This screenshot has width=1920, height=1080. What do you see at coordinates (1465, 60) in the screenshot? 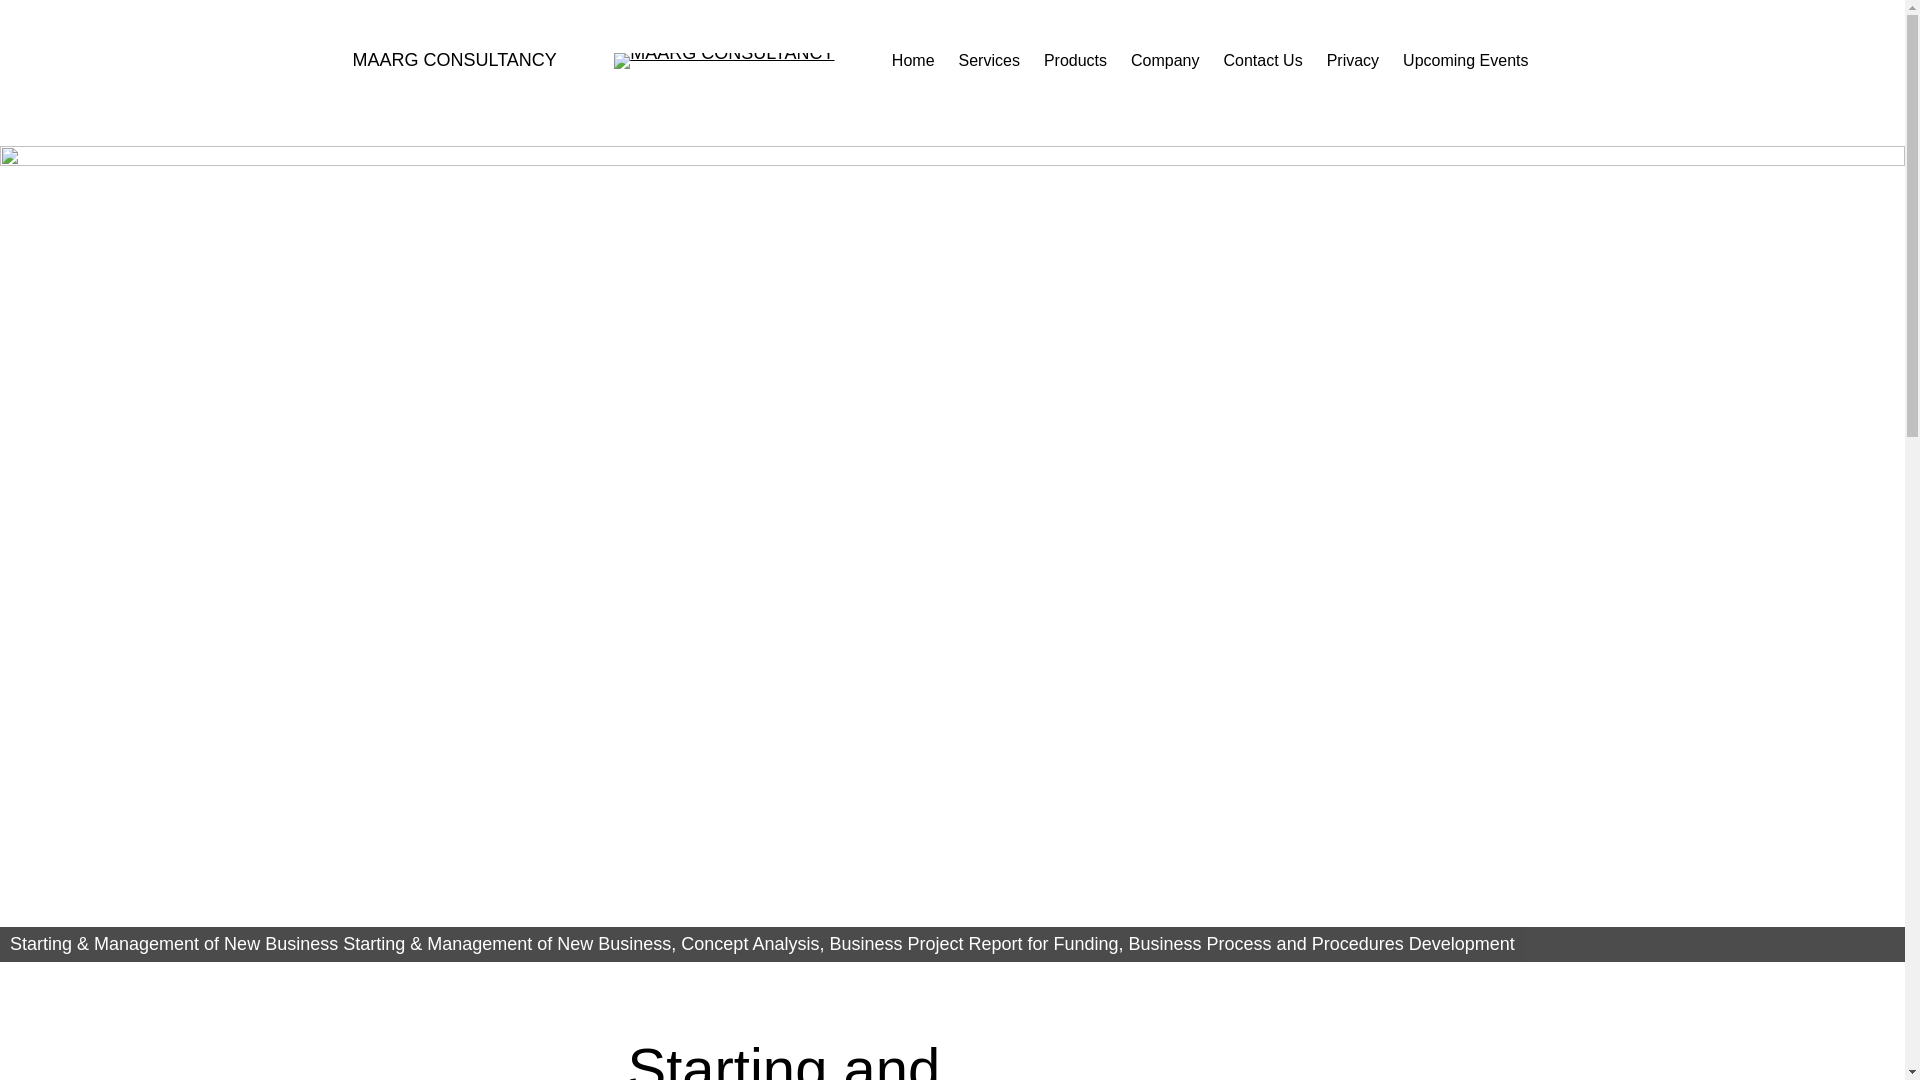
I see `'Upcoming Events'` at bounding box center [1465, 60].